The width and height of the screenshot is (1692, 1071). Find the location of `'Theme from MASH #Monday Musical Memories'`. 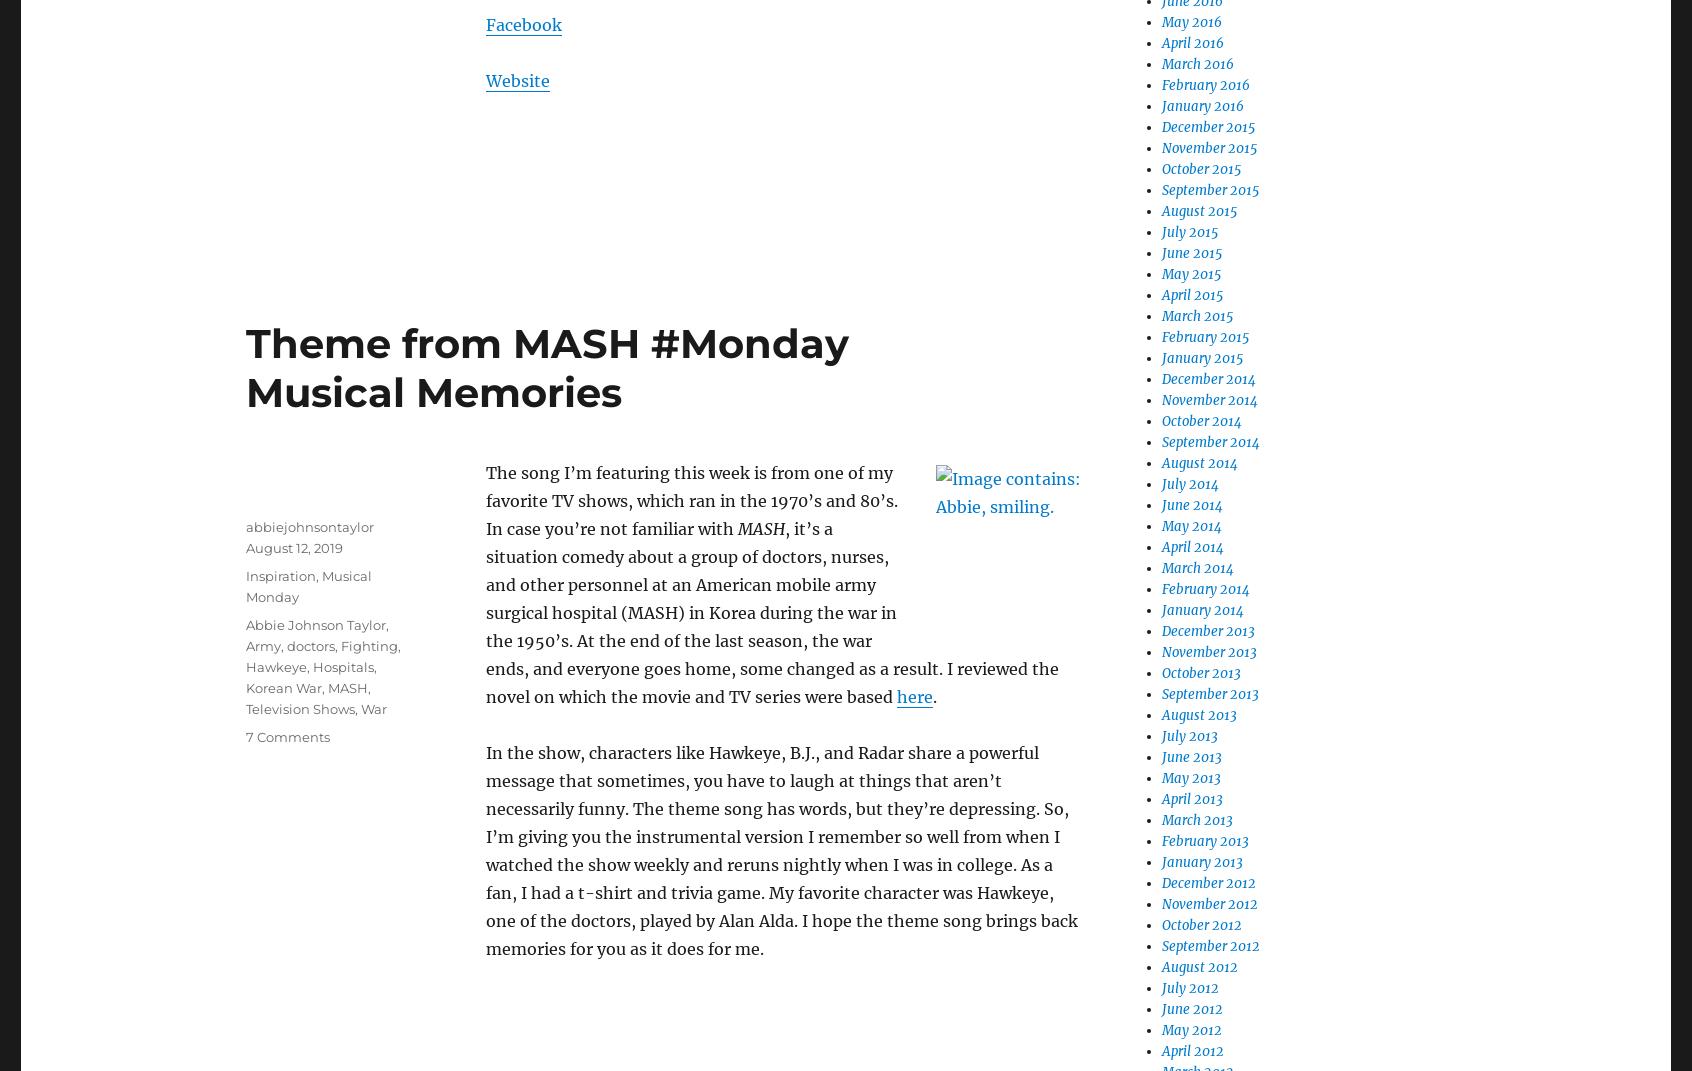

'Theme from MASH #Monday Musical Memories' is located at coordinates (547, 366).